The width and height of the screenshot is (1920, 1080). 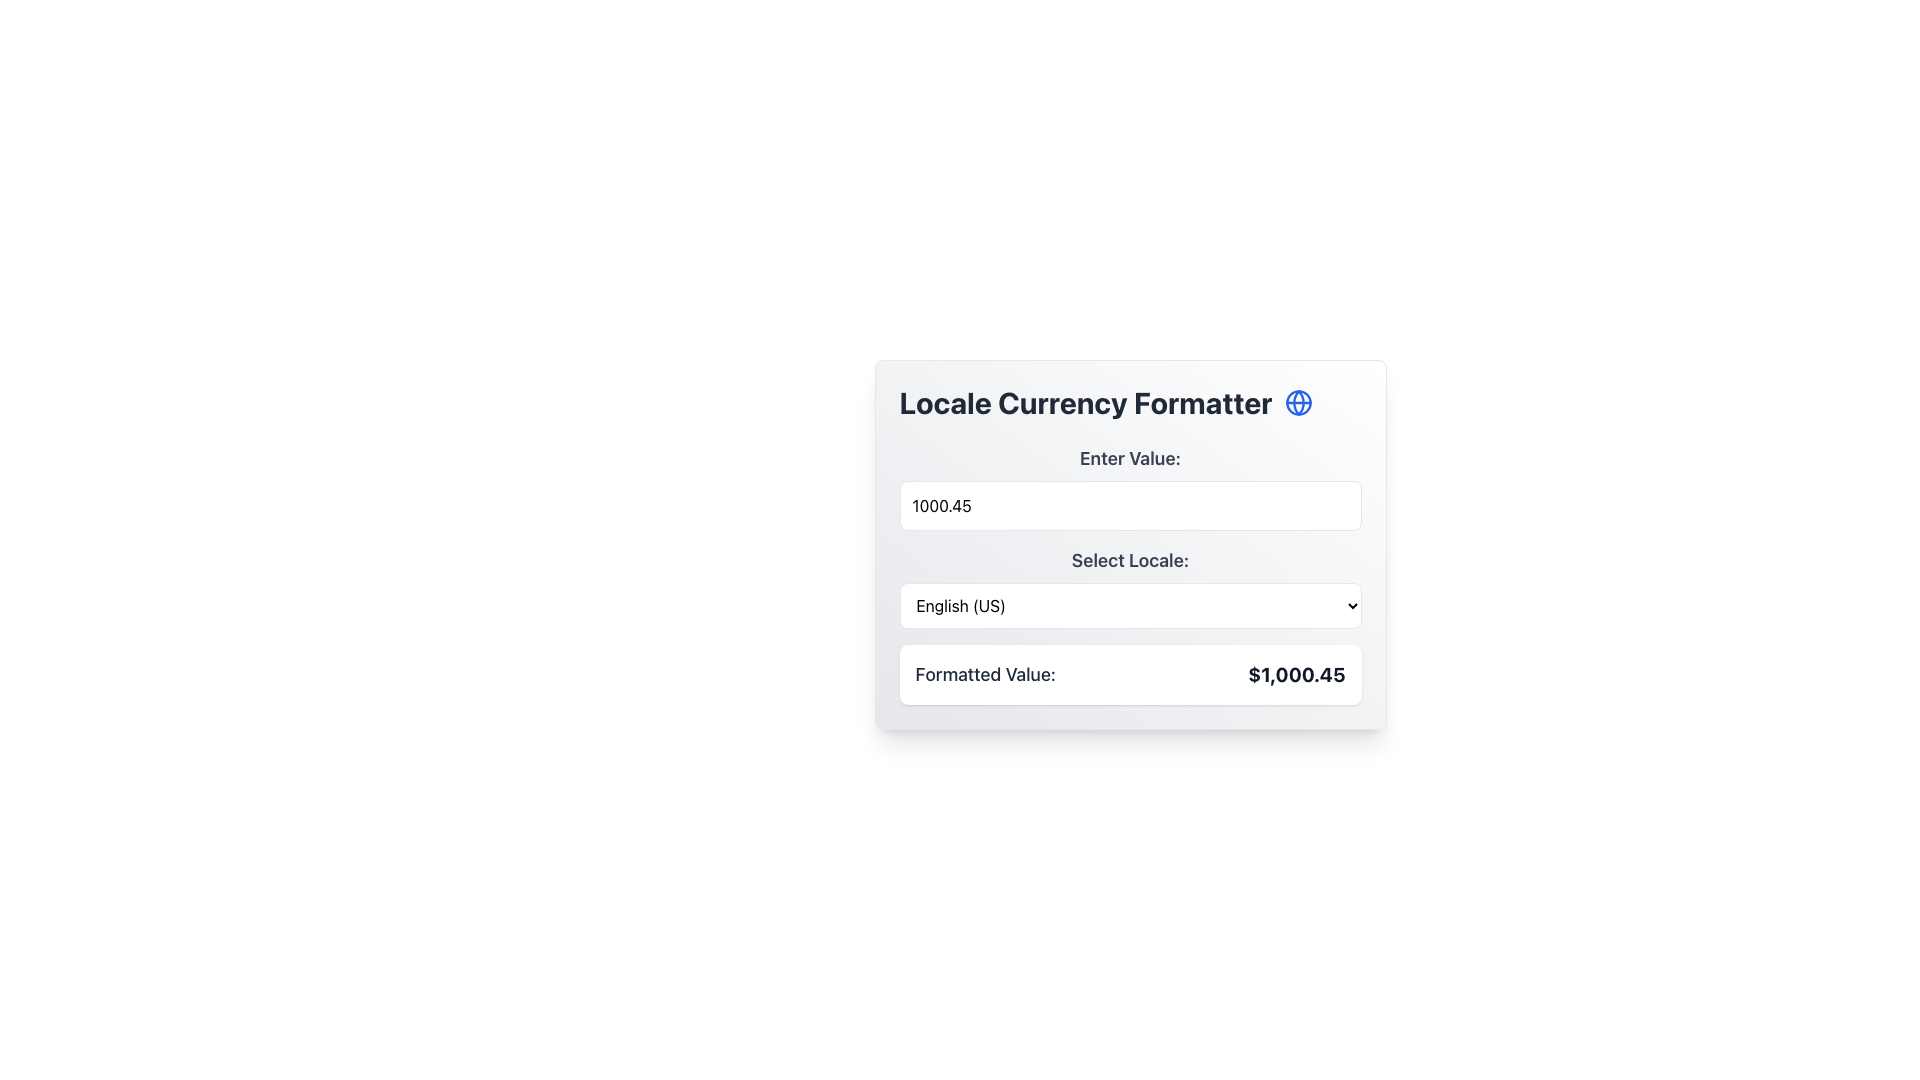 What do you see at coordinates (1130, 586) in the screenshot?
I see `the 'Select Locale:' dropdown menu` at bounding box center [1130, 586].